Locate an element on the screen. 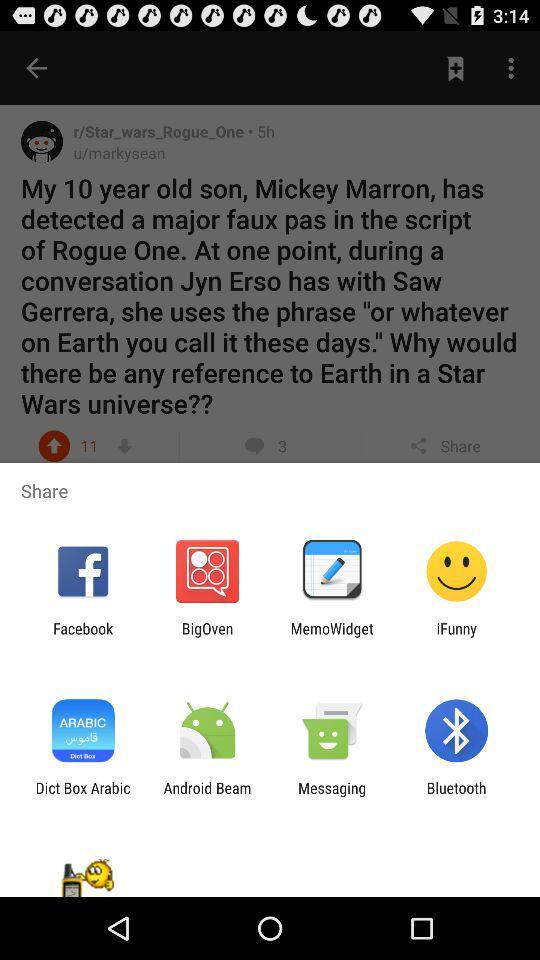  the icon next to dict box arabic app is located at coordinates (206, 796).